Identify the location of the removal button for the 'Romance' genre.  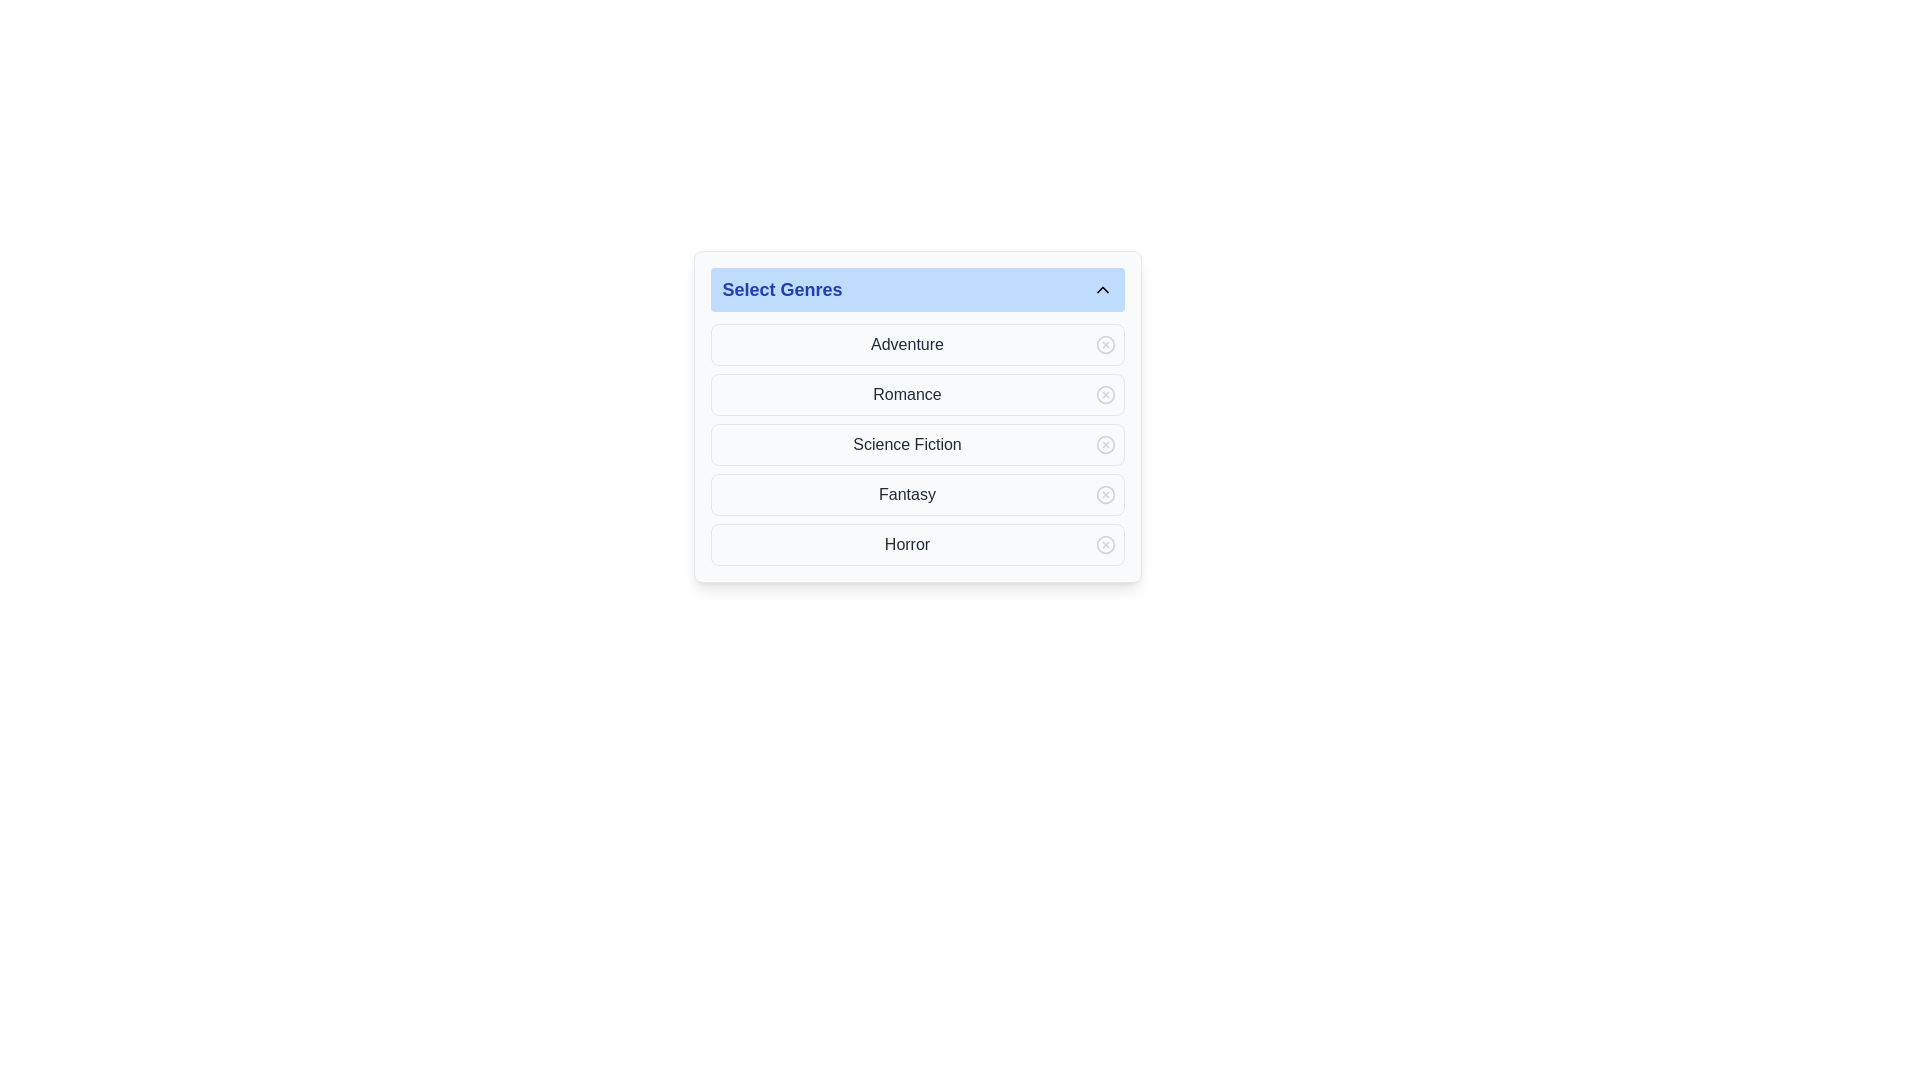
(1104, 394).